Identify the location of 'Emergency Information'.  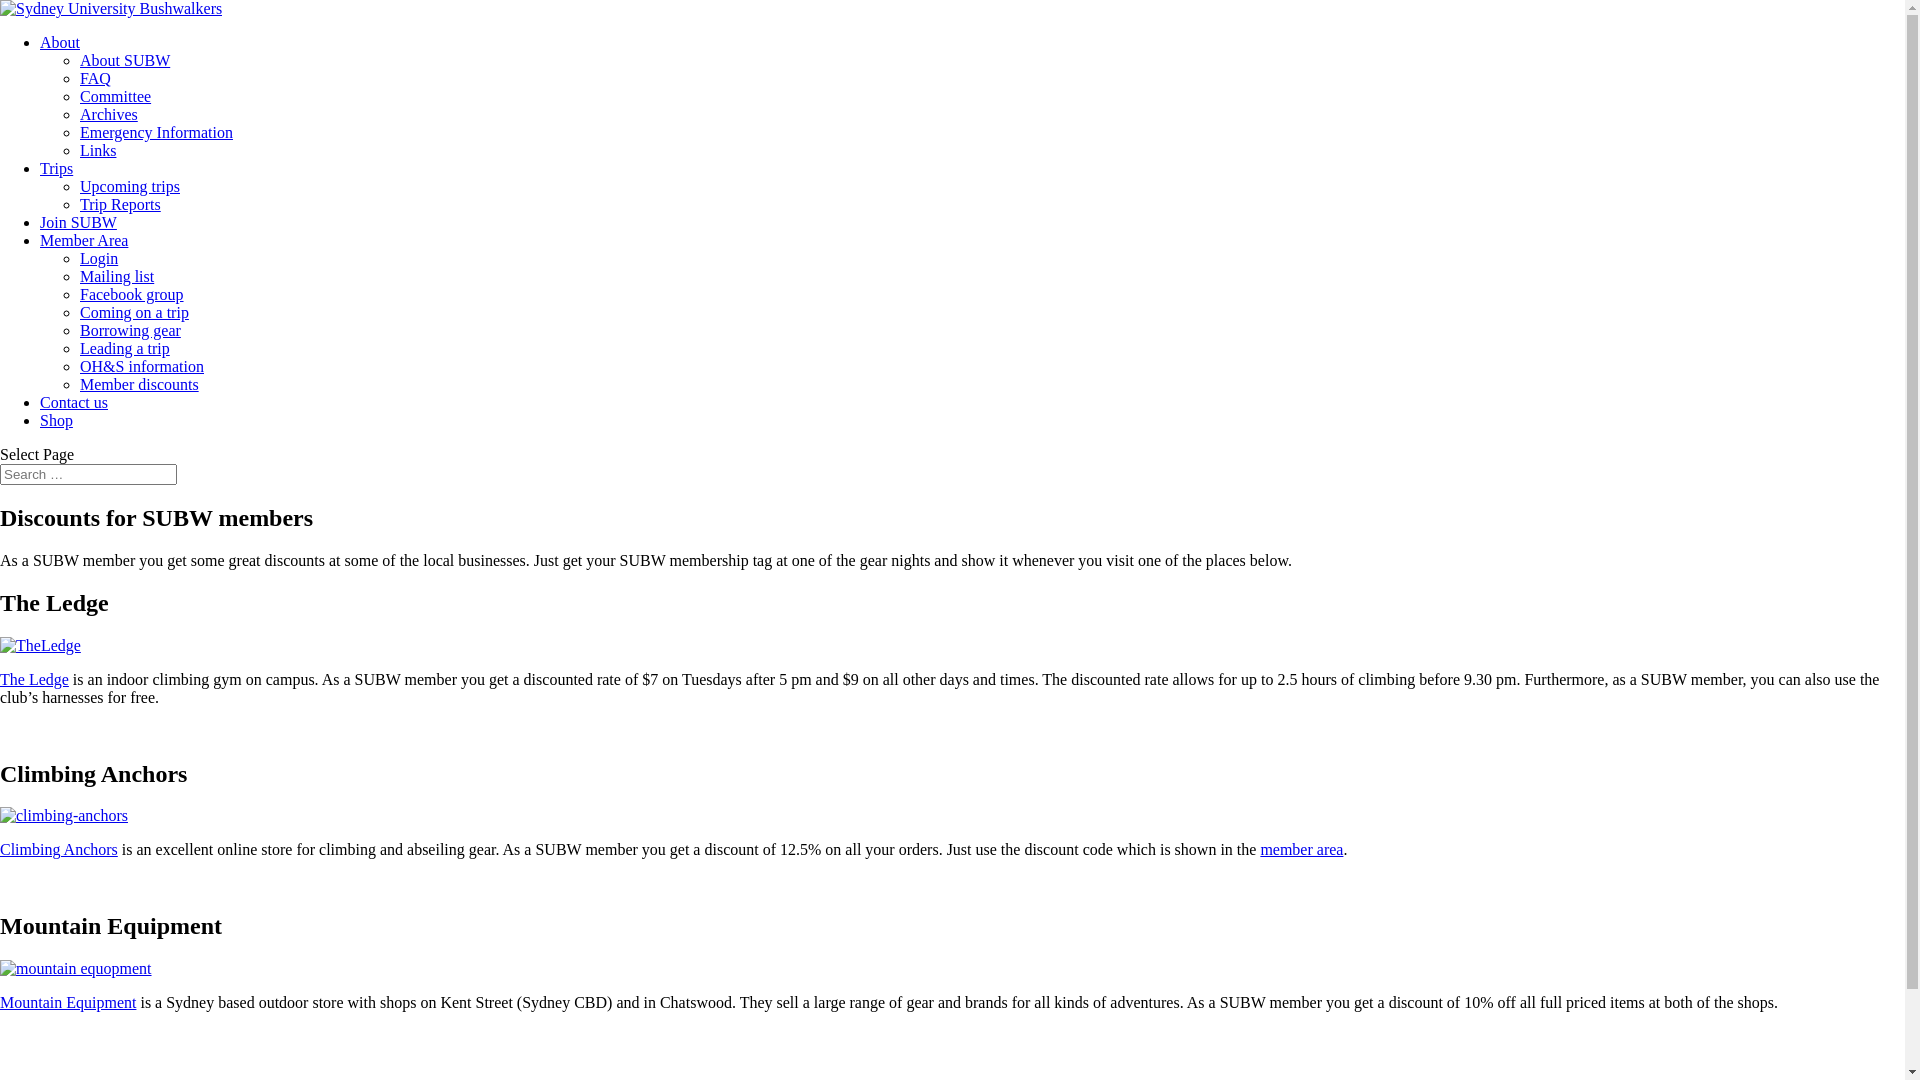
(155, 132).